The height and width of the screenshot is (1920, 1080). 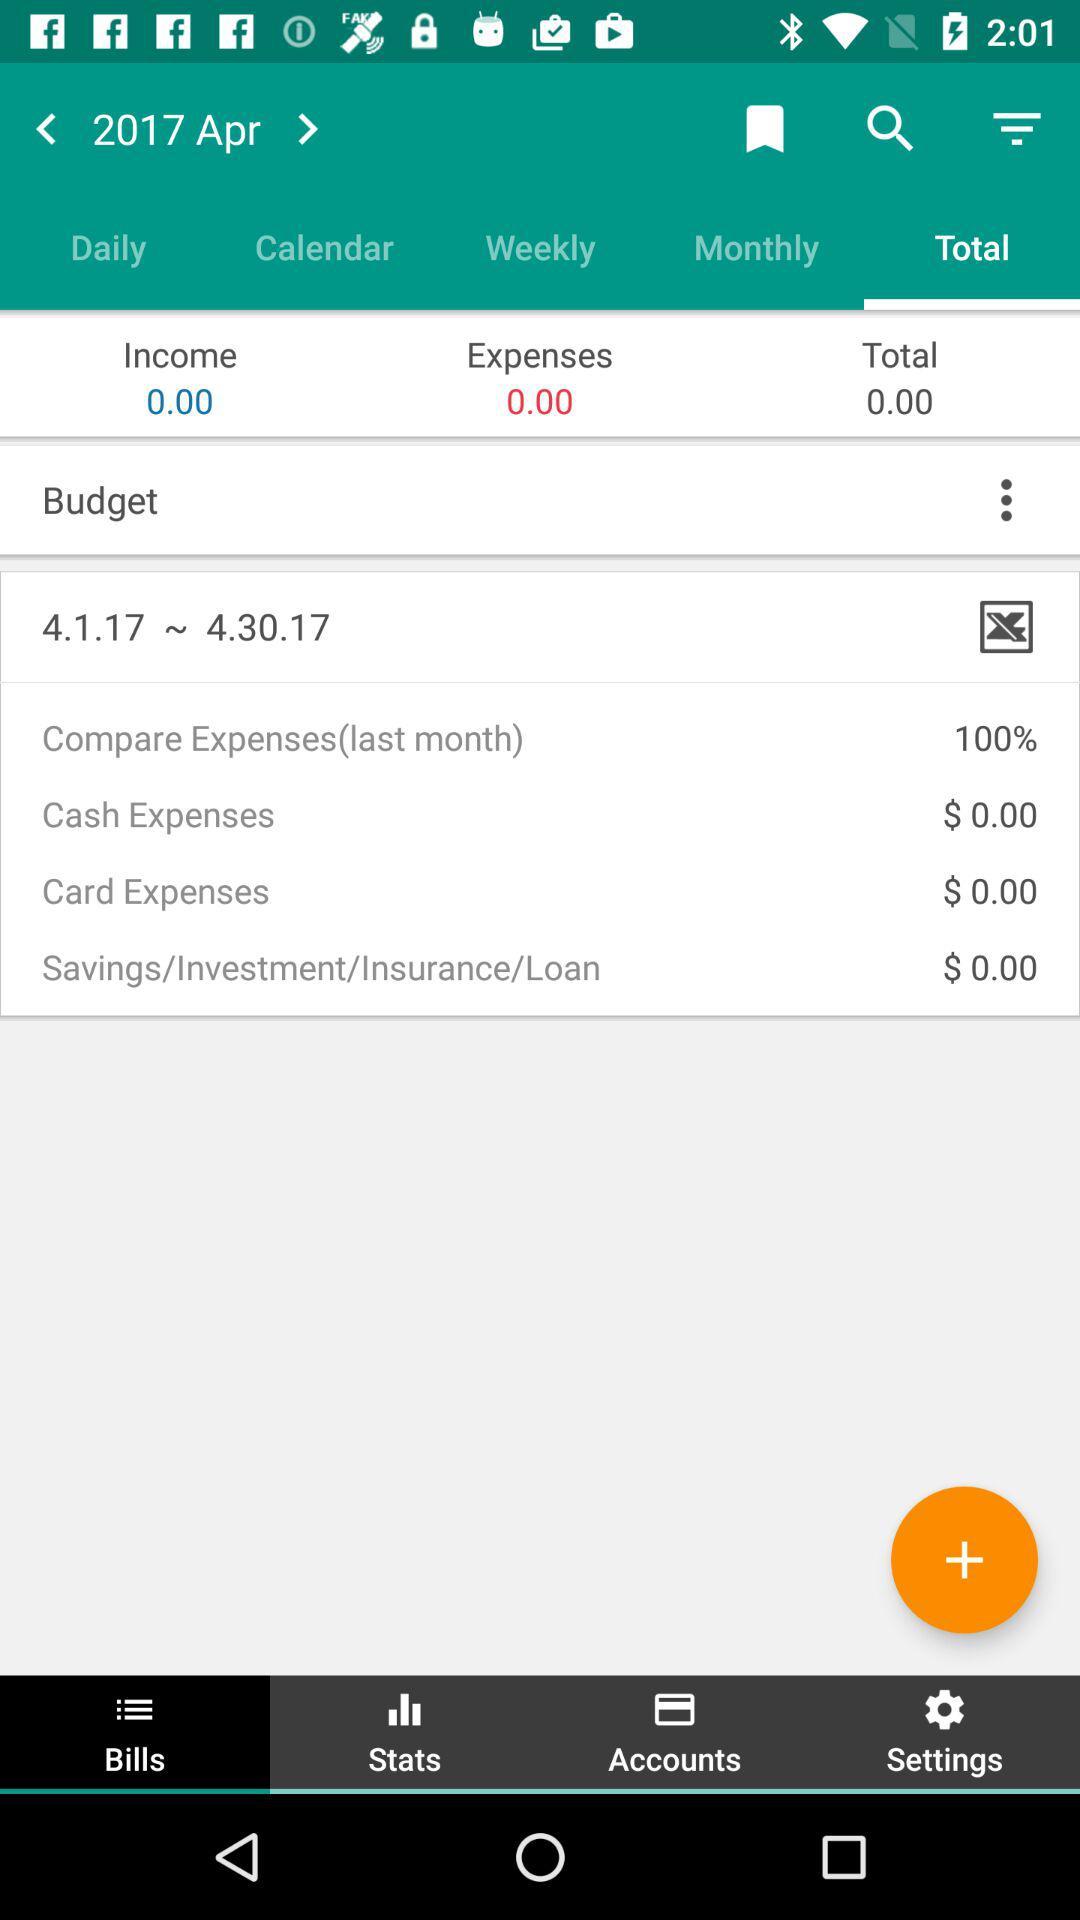 I want to click on the calendar item, so click(x=323, y=245).